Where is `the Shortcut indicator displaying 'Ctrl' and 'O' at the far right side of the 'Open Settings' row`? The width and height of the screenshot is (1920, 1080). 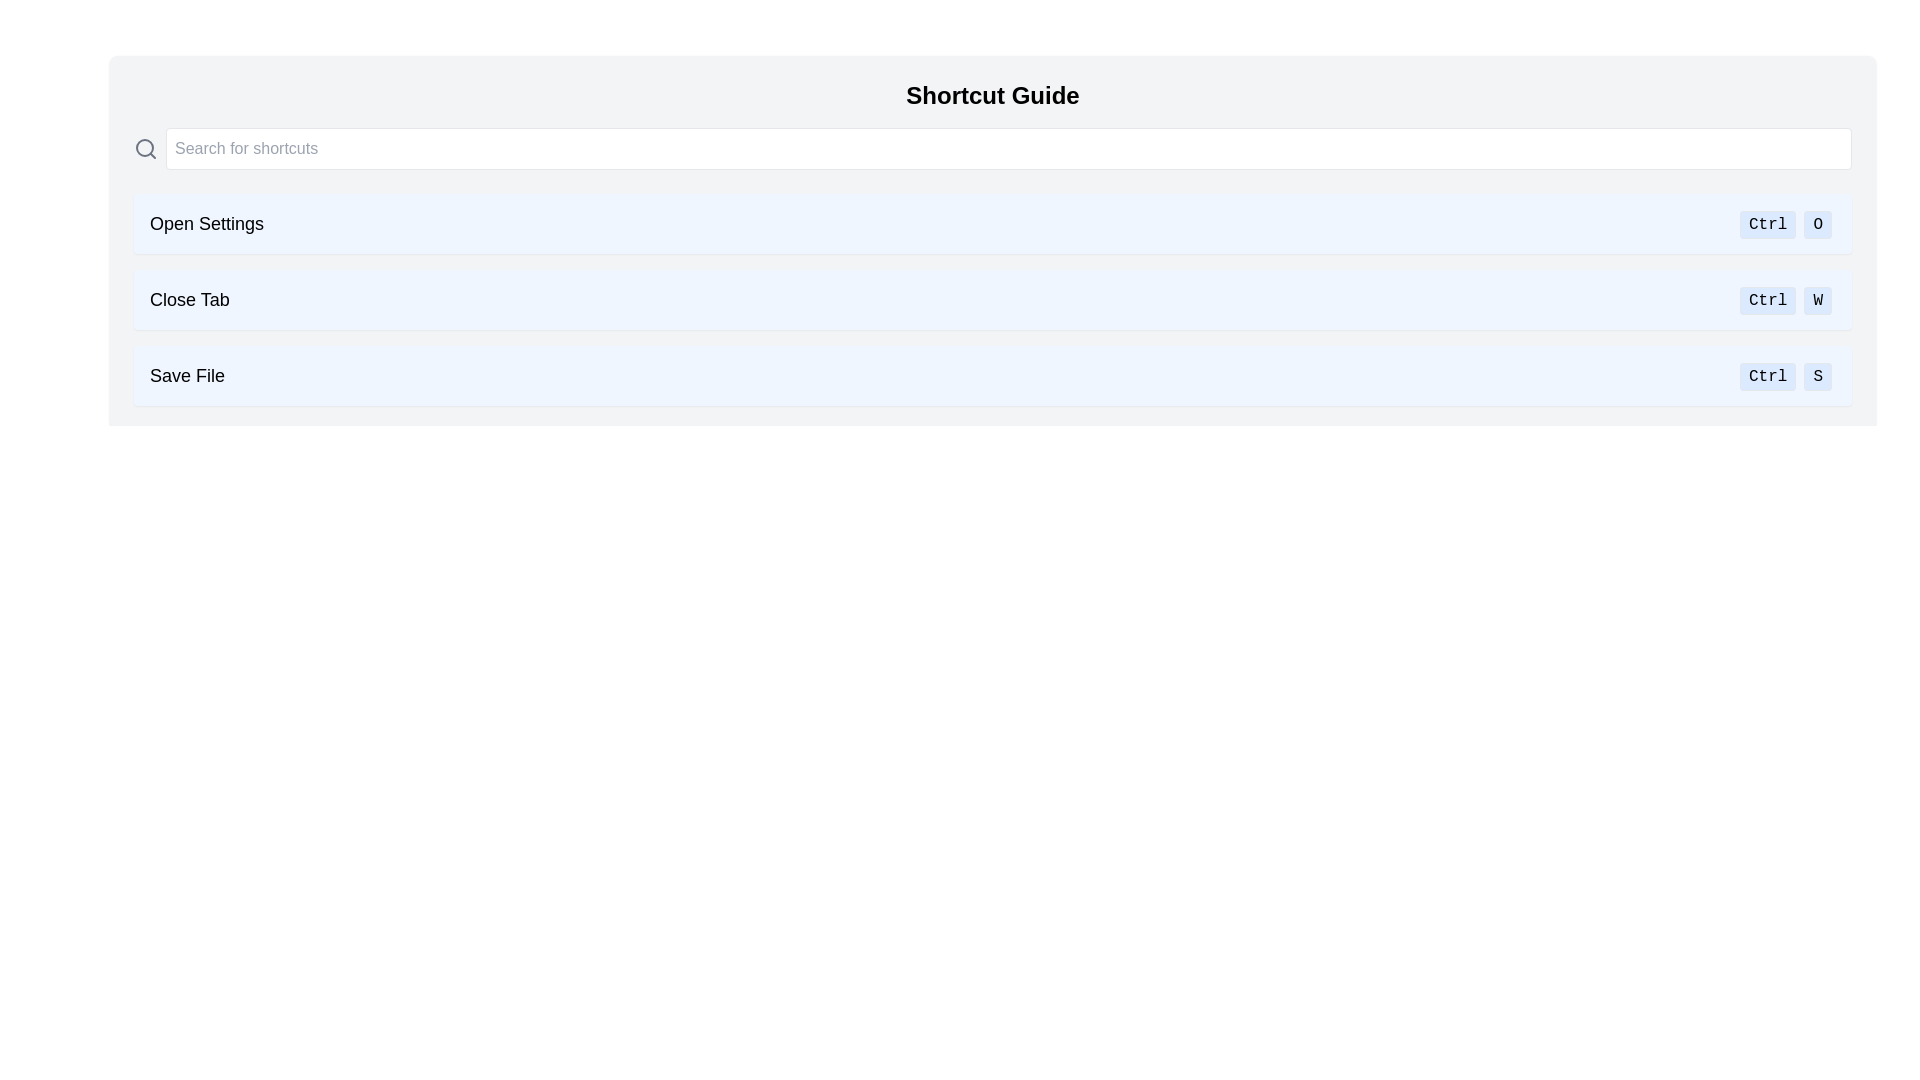
the Shortcut indicator displaying 'Ctrl' and 'O' at the far right side of the 'Open Settings' row is located at coordinates (1785, 223).